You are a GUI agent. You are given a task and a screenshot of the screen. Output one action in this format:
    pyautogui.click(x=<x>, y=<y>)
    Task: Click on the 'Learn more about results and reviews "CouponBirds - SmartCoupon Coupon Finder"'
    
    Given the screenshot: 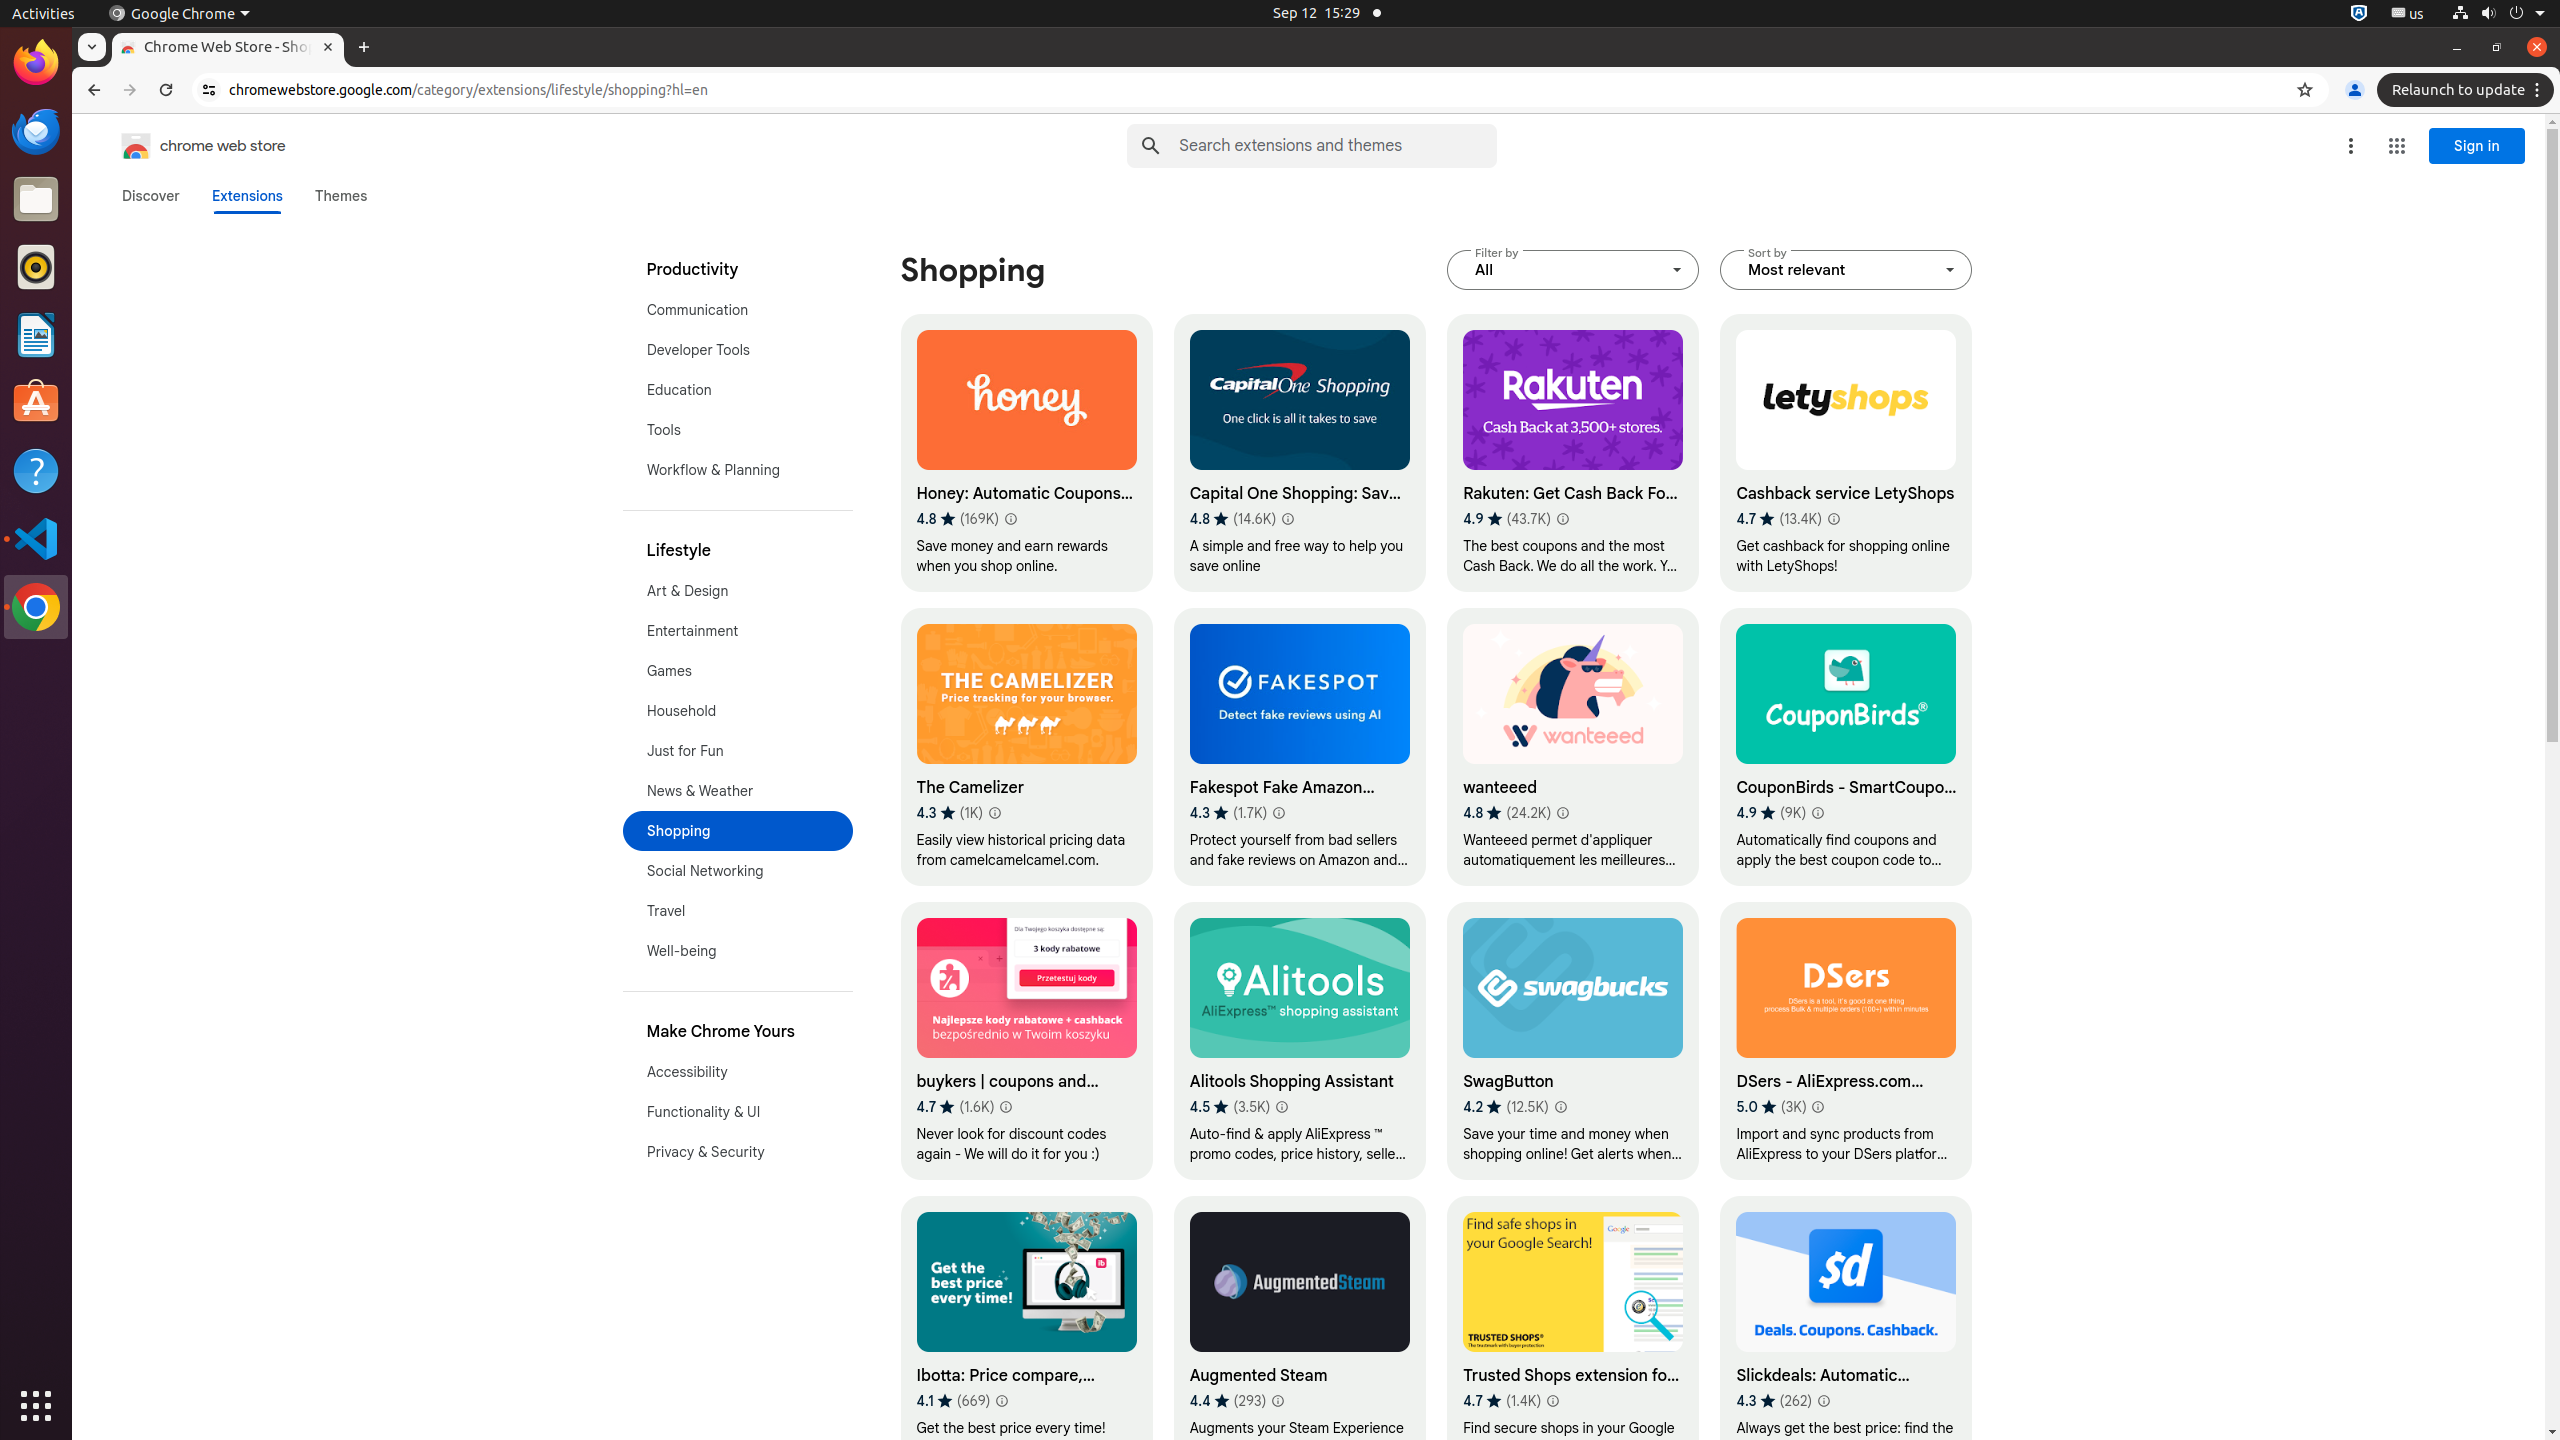 What is the action you would take?
    pyautogui.click(x=1817, y=812)
    